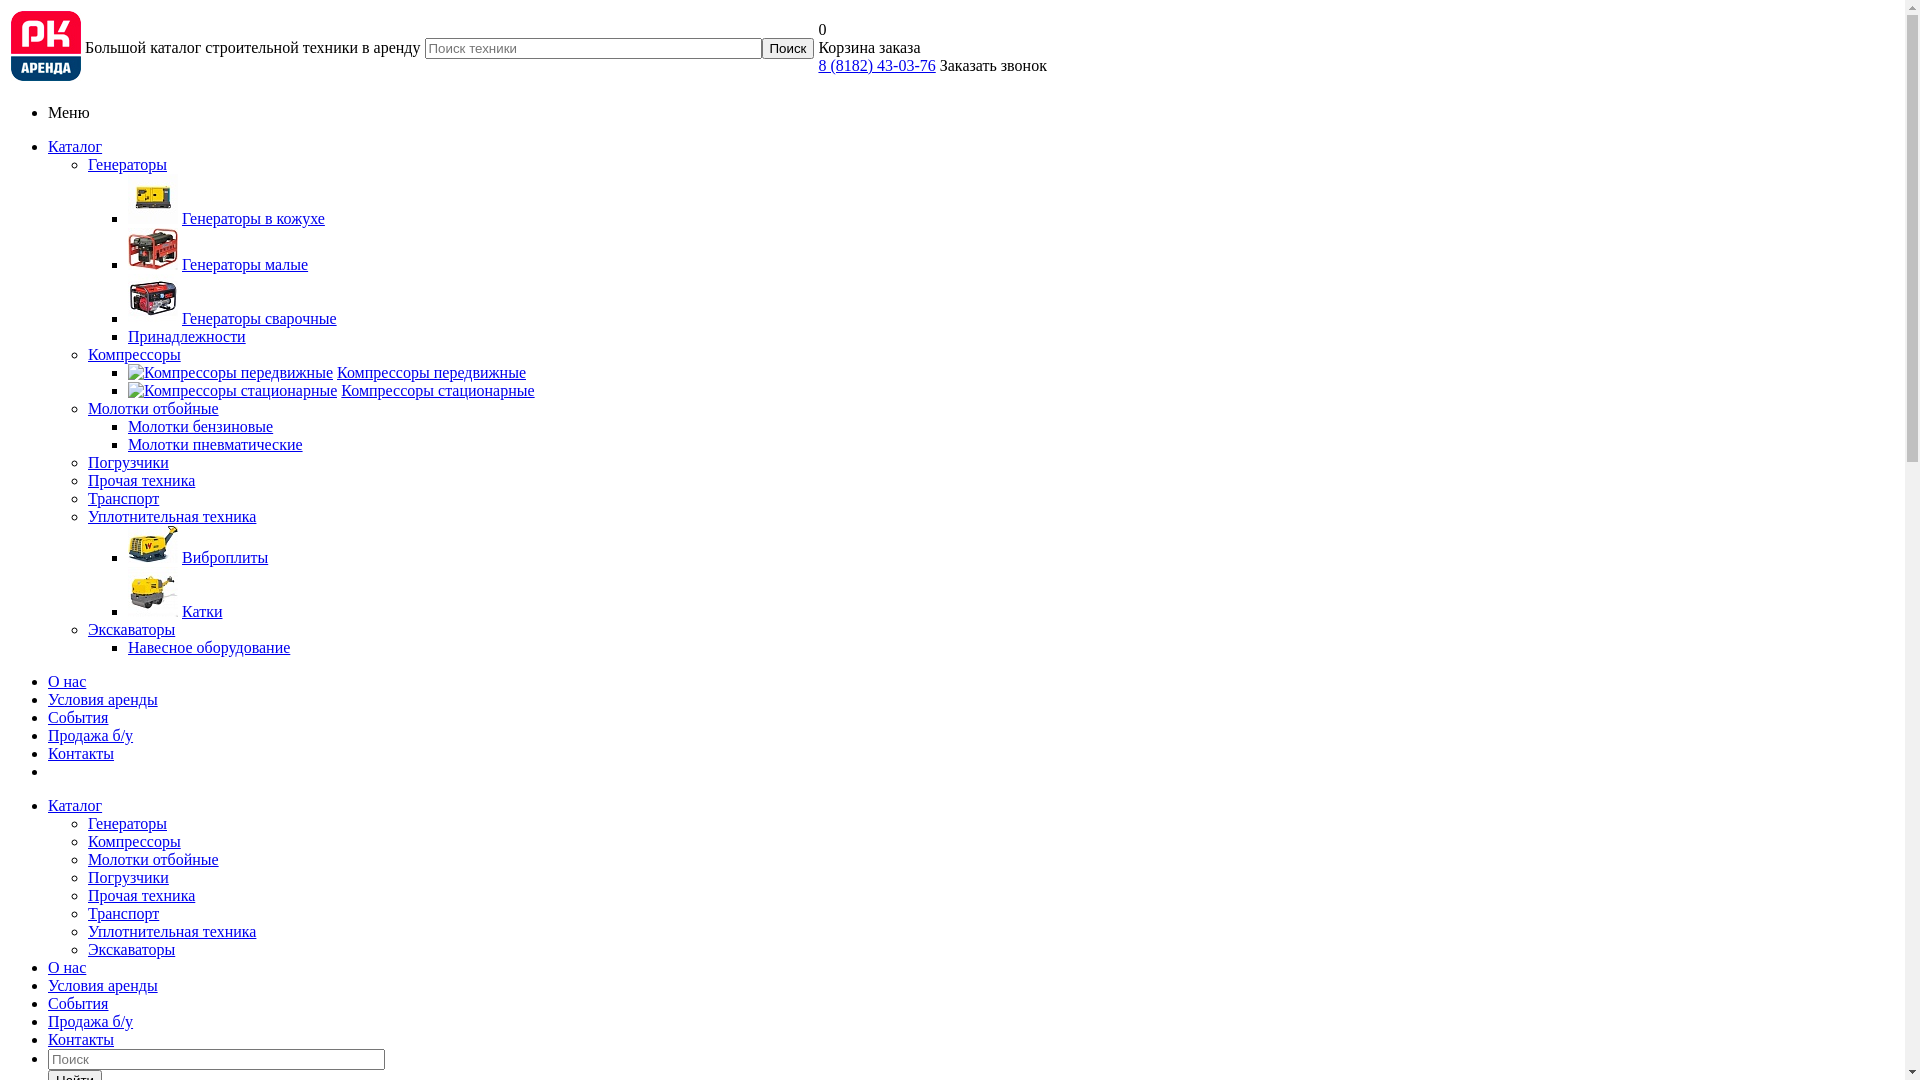 This screenshot has height=1080, width=1920. Describe the element at coordinates (876, 64) in the screenshot. I see `'8 (8182) 43-03-76'` at that location.